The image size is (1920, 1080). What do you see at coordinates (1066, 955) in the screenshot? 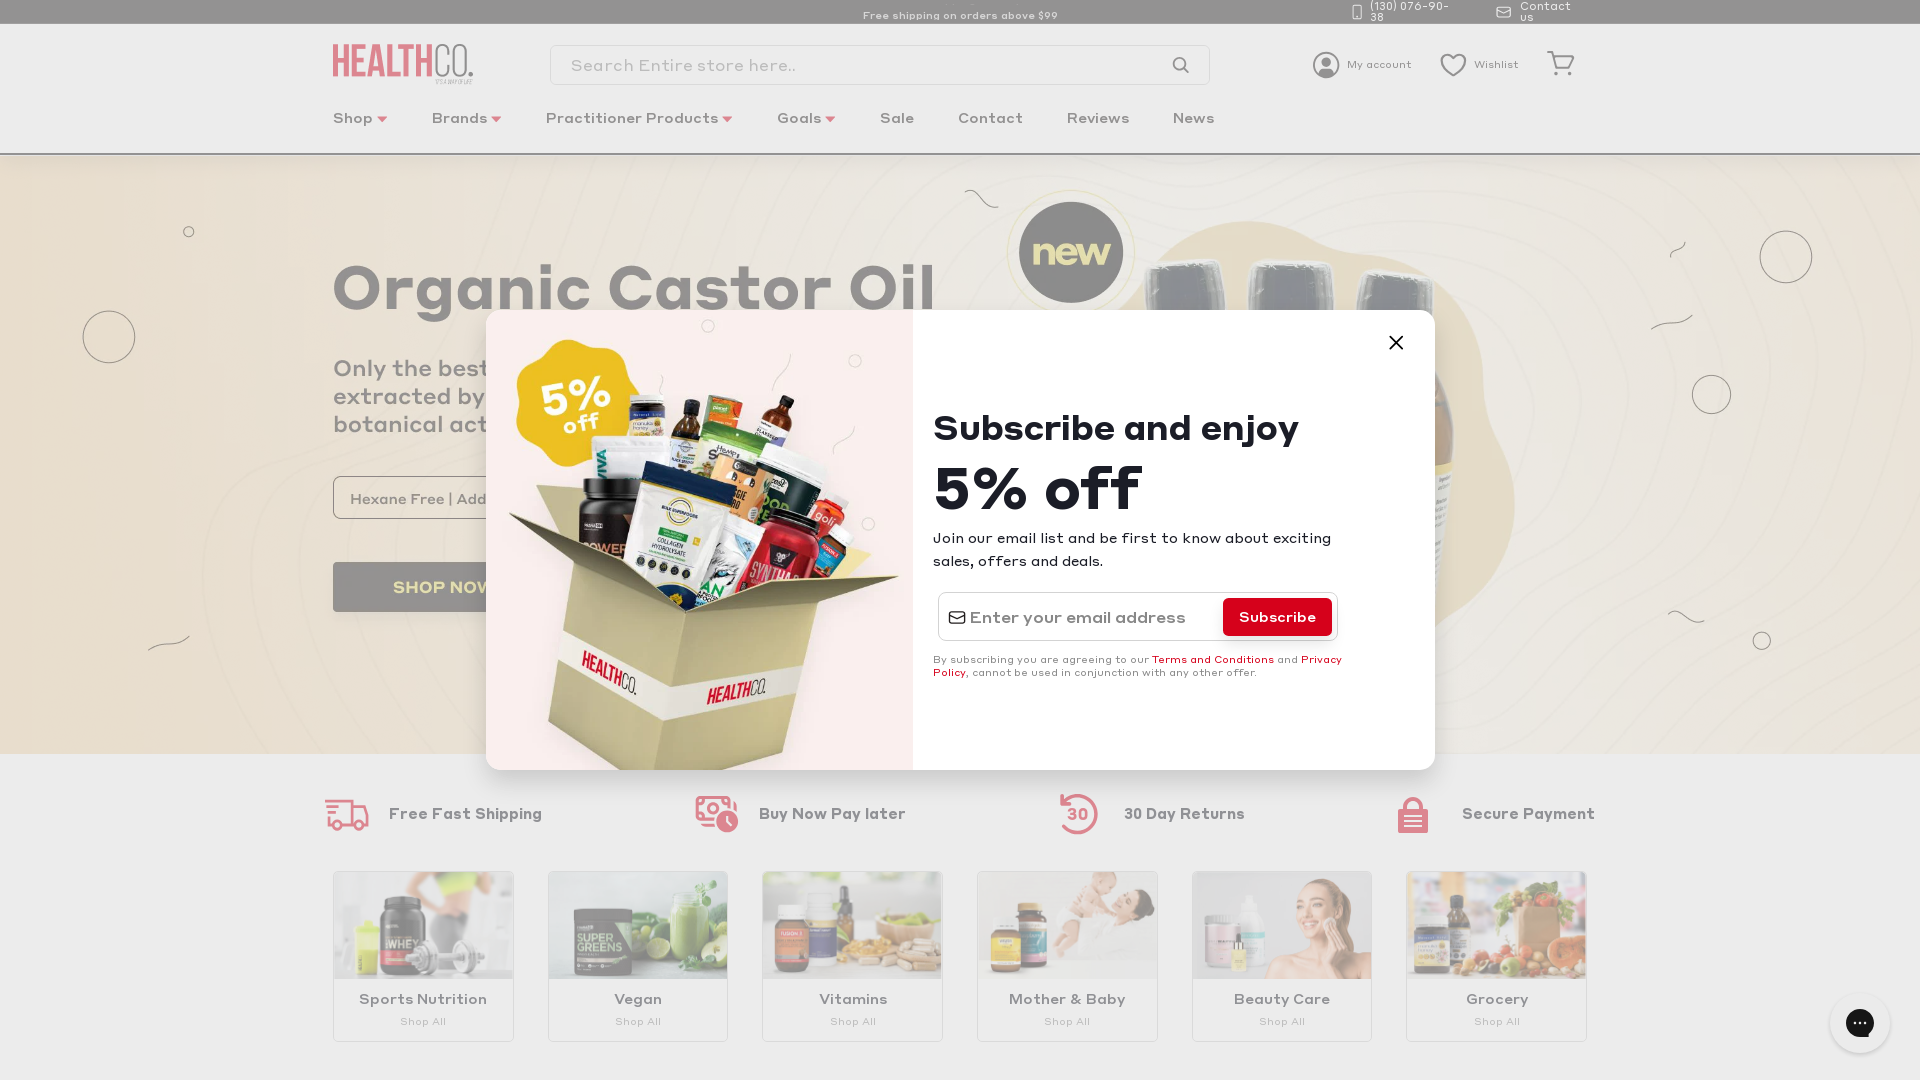
I see `'Mother & Baby` at bounding box center [1066, 955].